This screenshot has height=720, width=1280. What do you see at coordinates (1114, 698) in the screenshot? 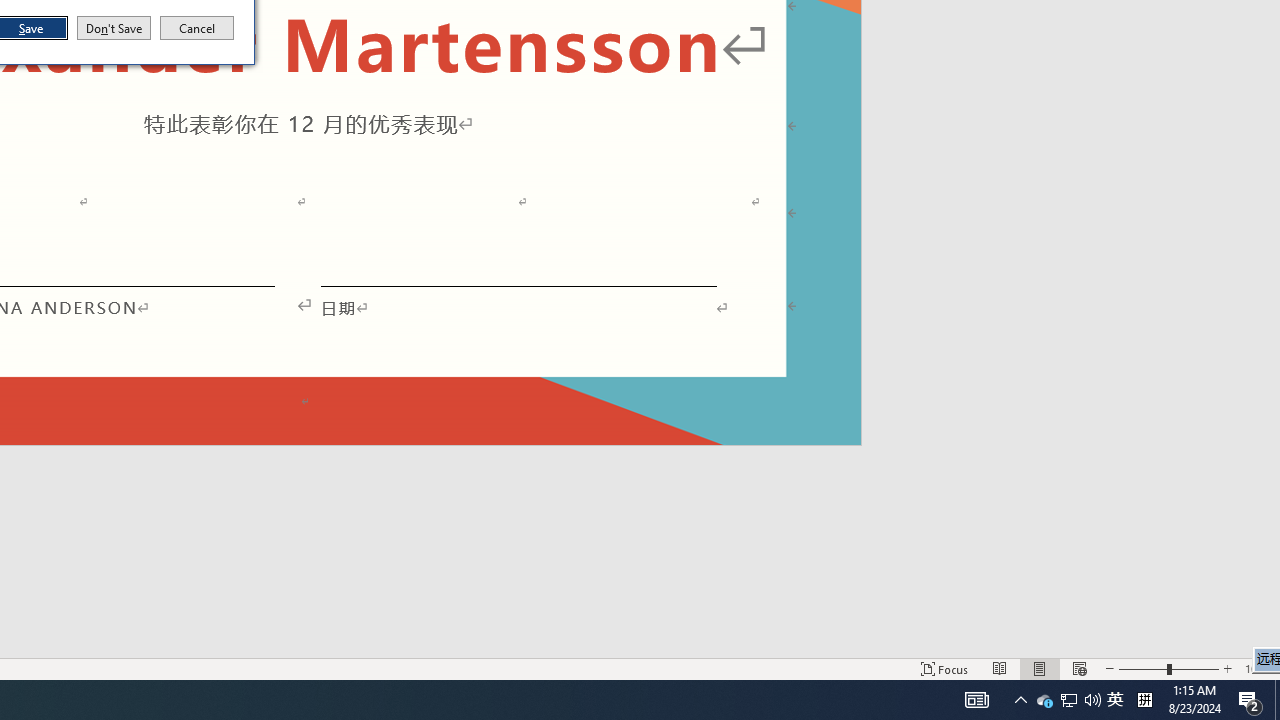
I see `'User Promoted Notification Area'` at bounding box center [1114, 698].